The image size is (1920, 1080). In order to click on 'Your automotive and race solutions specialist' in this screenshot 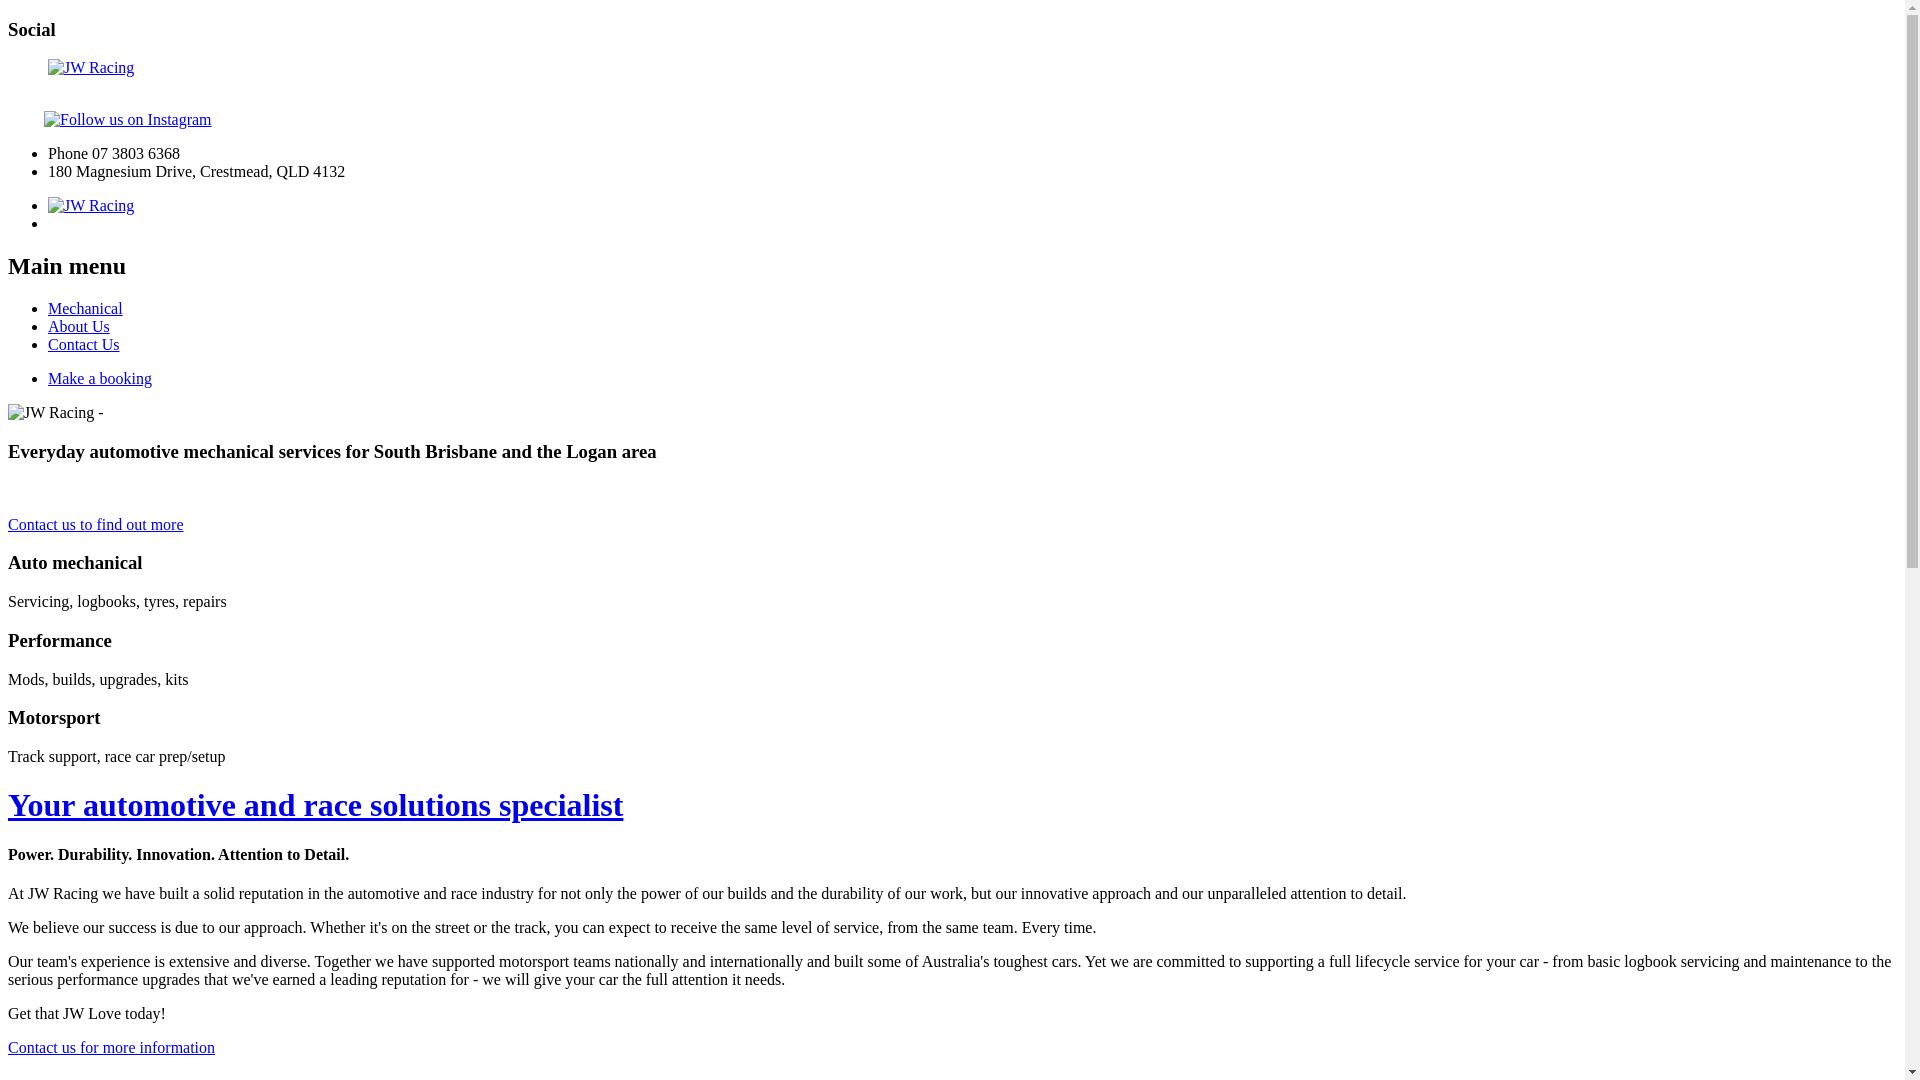, I will do `click(314, 804)`.